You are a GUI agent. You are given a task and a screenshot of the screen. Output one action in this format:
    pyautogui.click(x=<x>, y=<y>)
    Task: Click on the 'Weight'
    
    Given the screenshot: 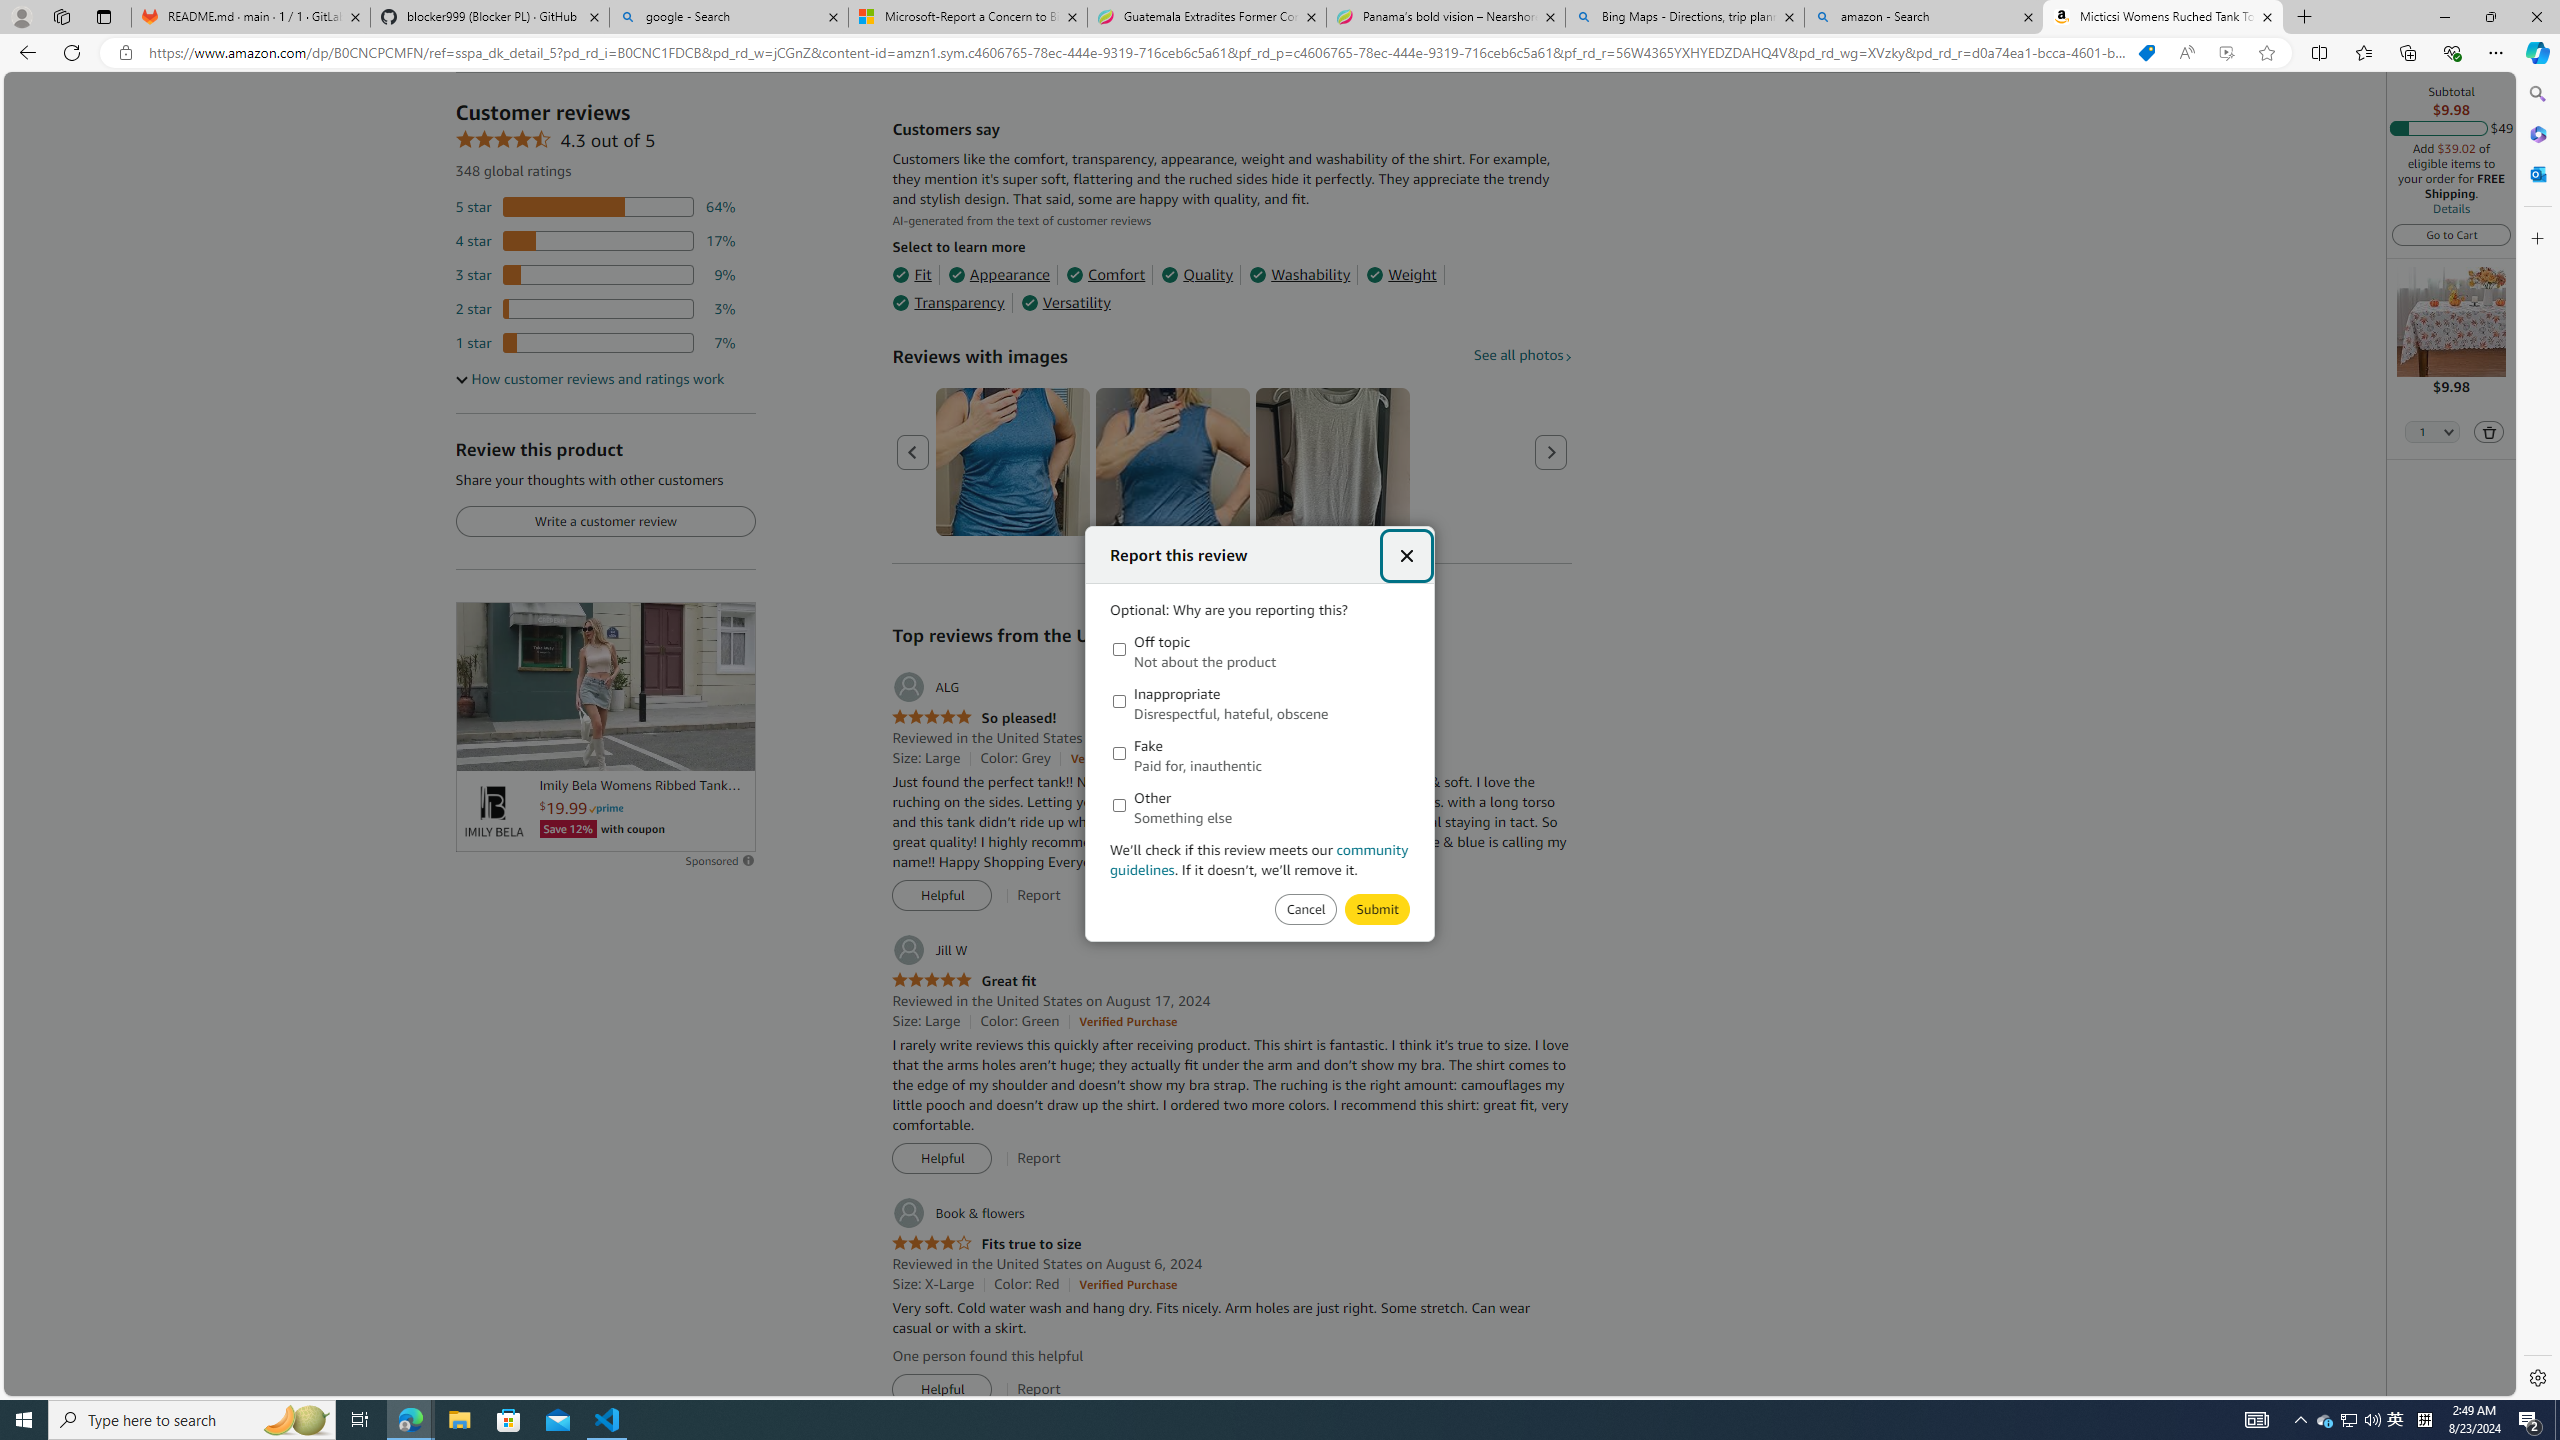 What is the action you would take?
    pyautogui.click(x=1401, y=275)
    